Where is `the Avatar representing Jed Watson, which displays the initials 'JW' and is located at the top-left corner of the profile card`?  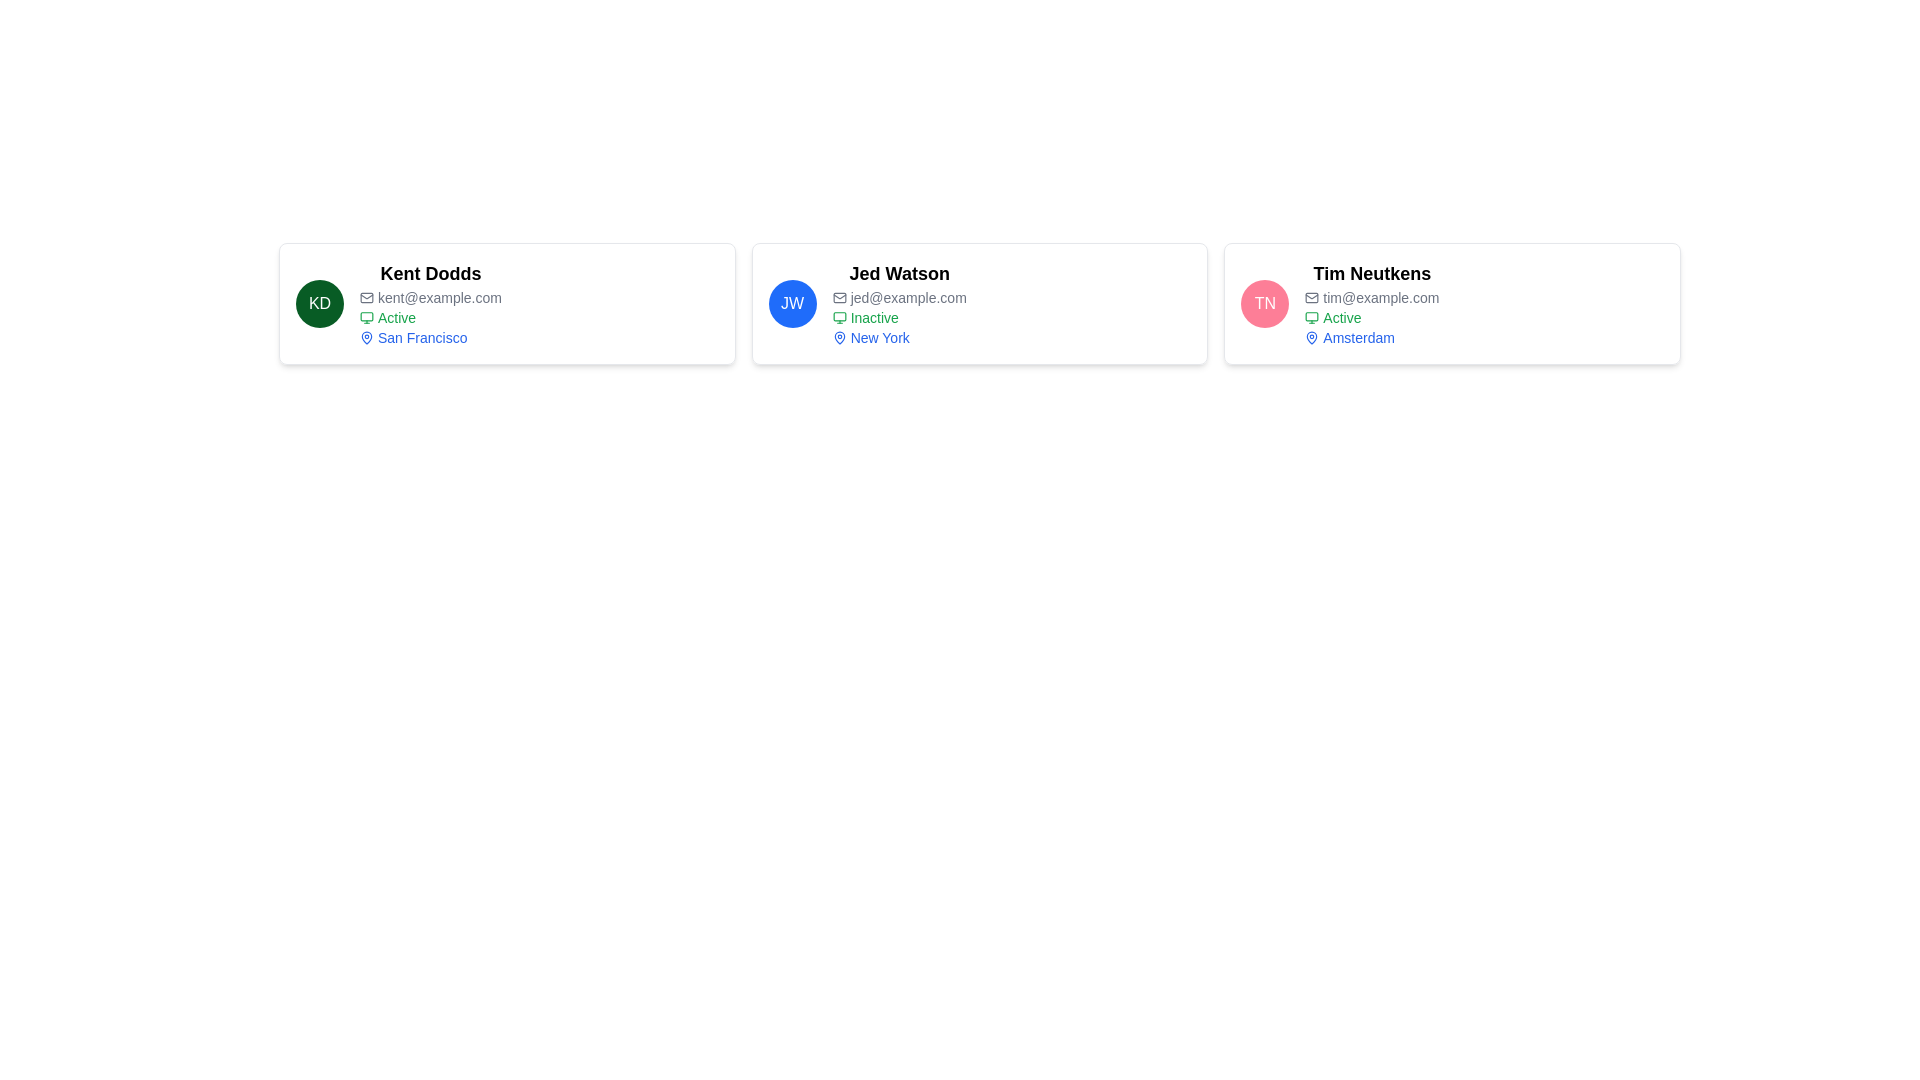
the Avatar representing Jed Watson, which displays the initials 'JW' and is located at the top-left corner of the profile card is located at coordinates (791, 304).